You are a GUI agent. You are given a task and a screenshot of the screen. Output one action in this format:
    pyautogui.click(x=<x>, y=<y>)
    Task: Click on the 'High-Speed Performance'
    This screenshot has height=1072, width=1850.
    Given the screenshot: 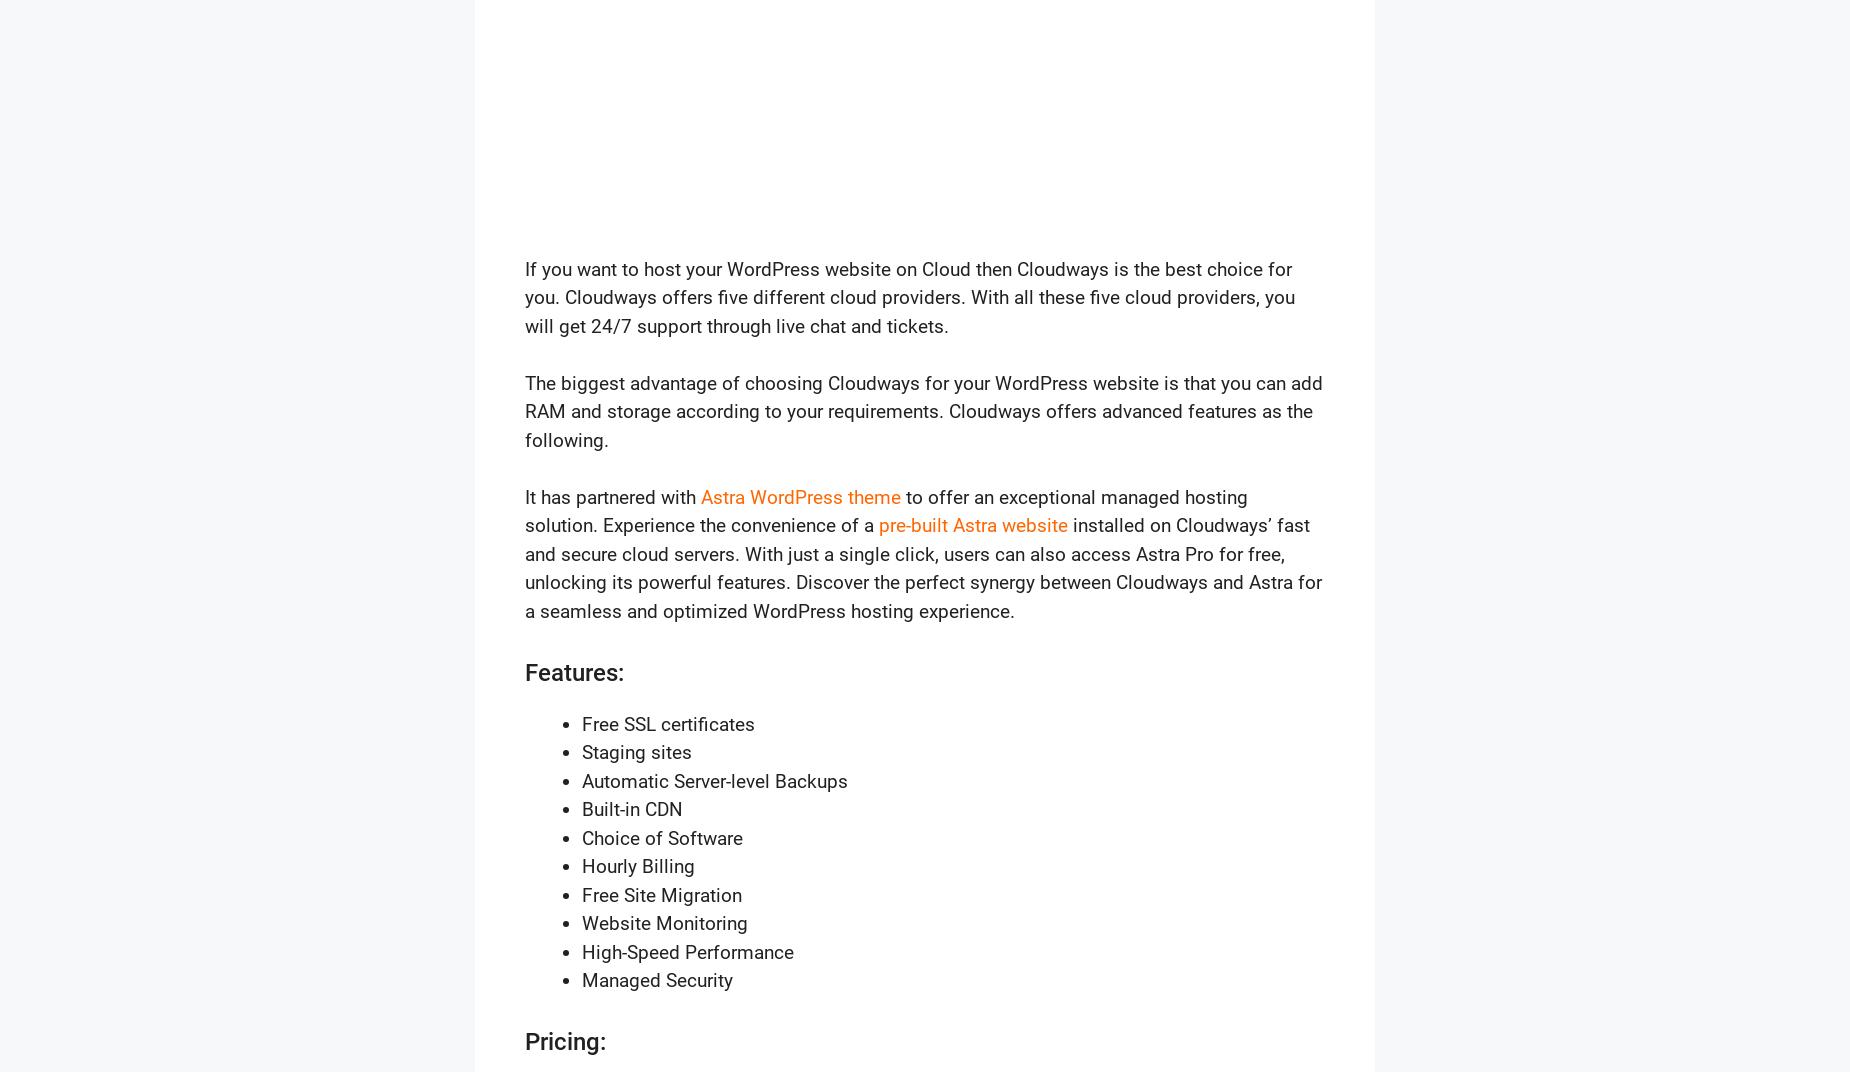 What is the action you would take?
    pyautogui.click(x=688, y=950)
    